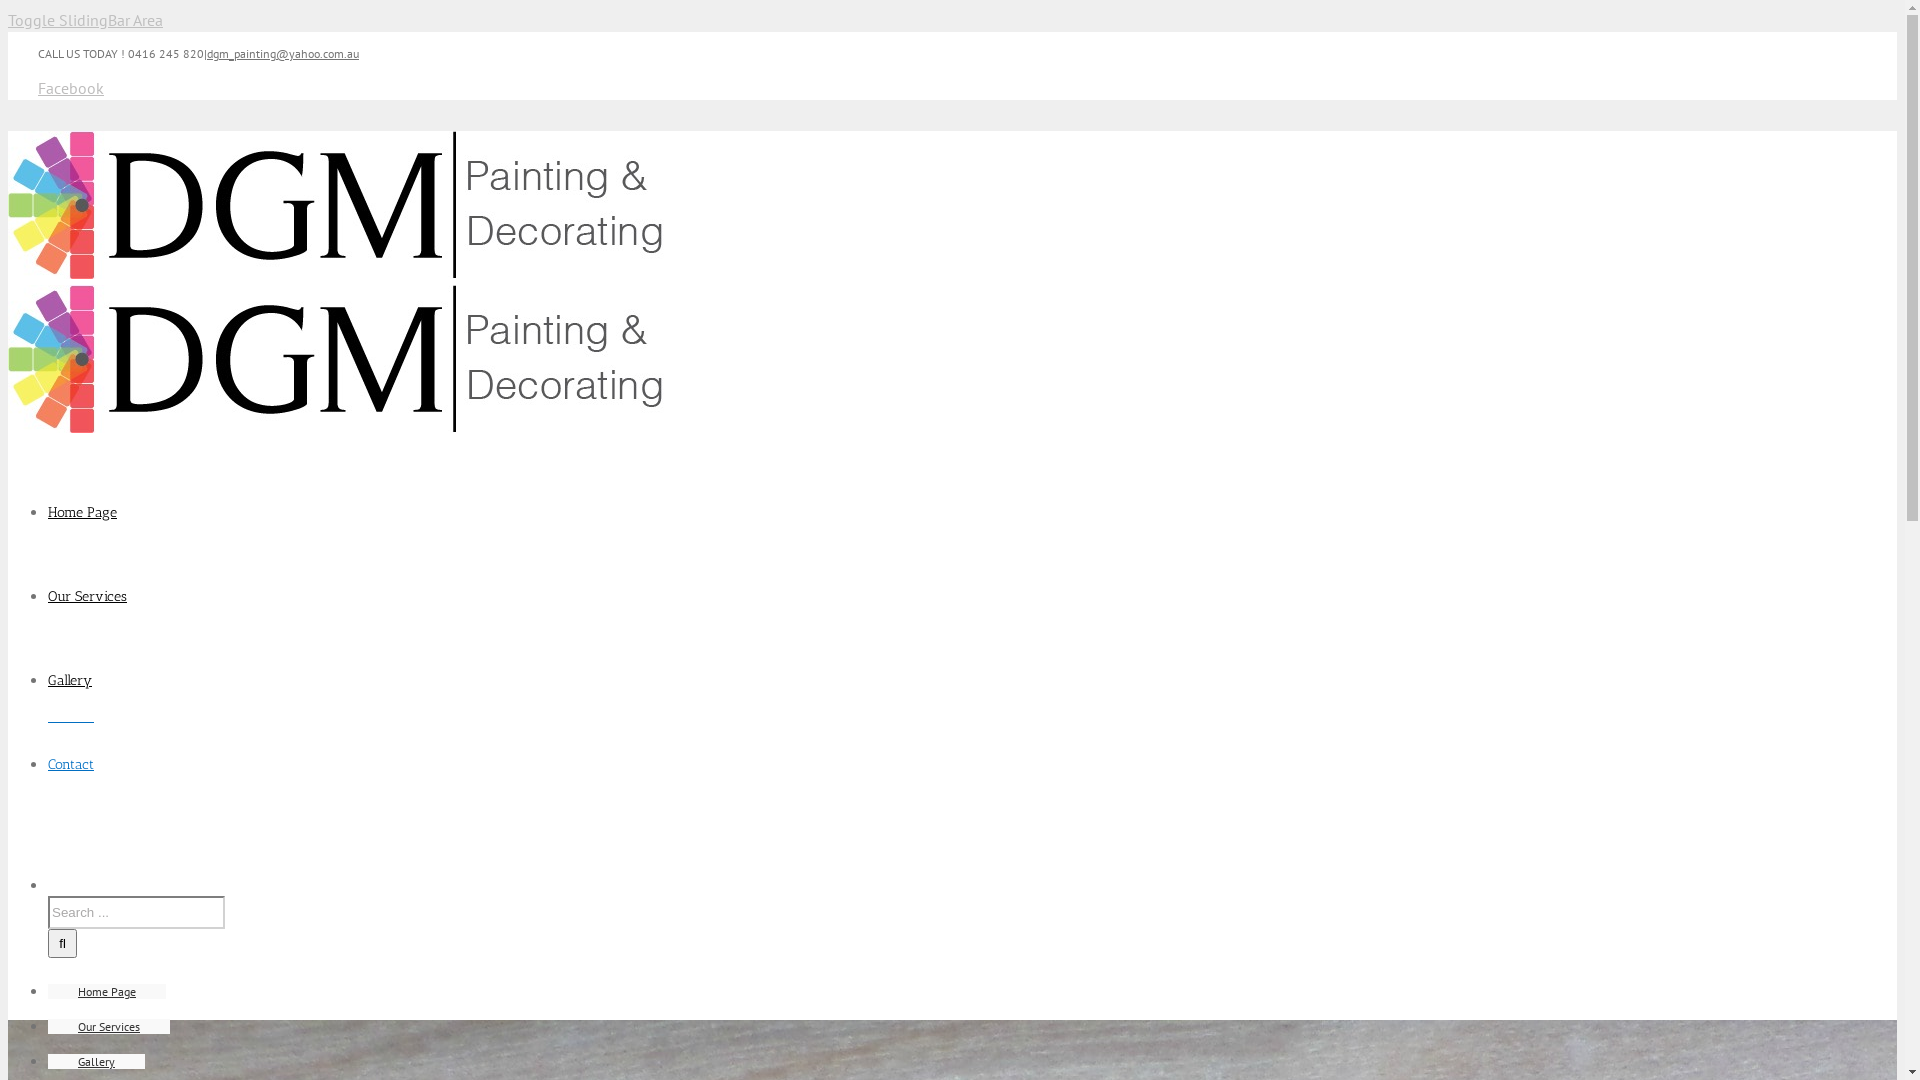 The height and width of the screenshot is (1080, 1920). I want to click on 'Gallery', so click(70, 678).